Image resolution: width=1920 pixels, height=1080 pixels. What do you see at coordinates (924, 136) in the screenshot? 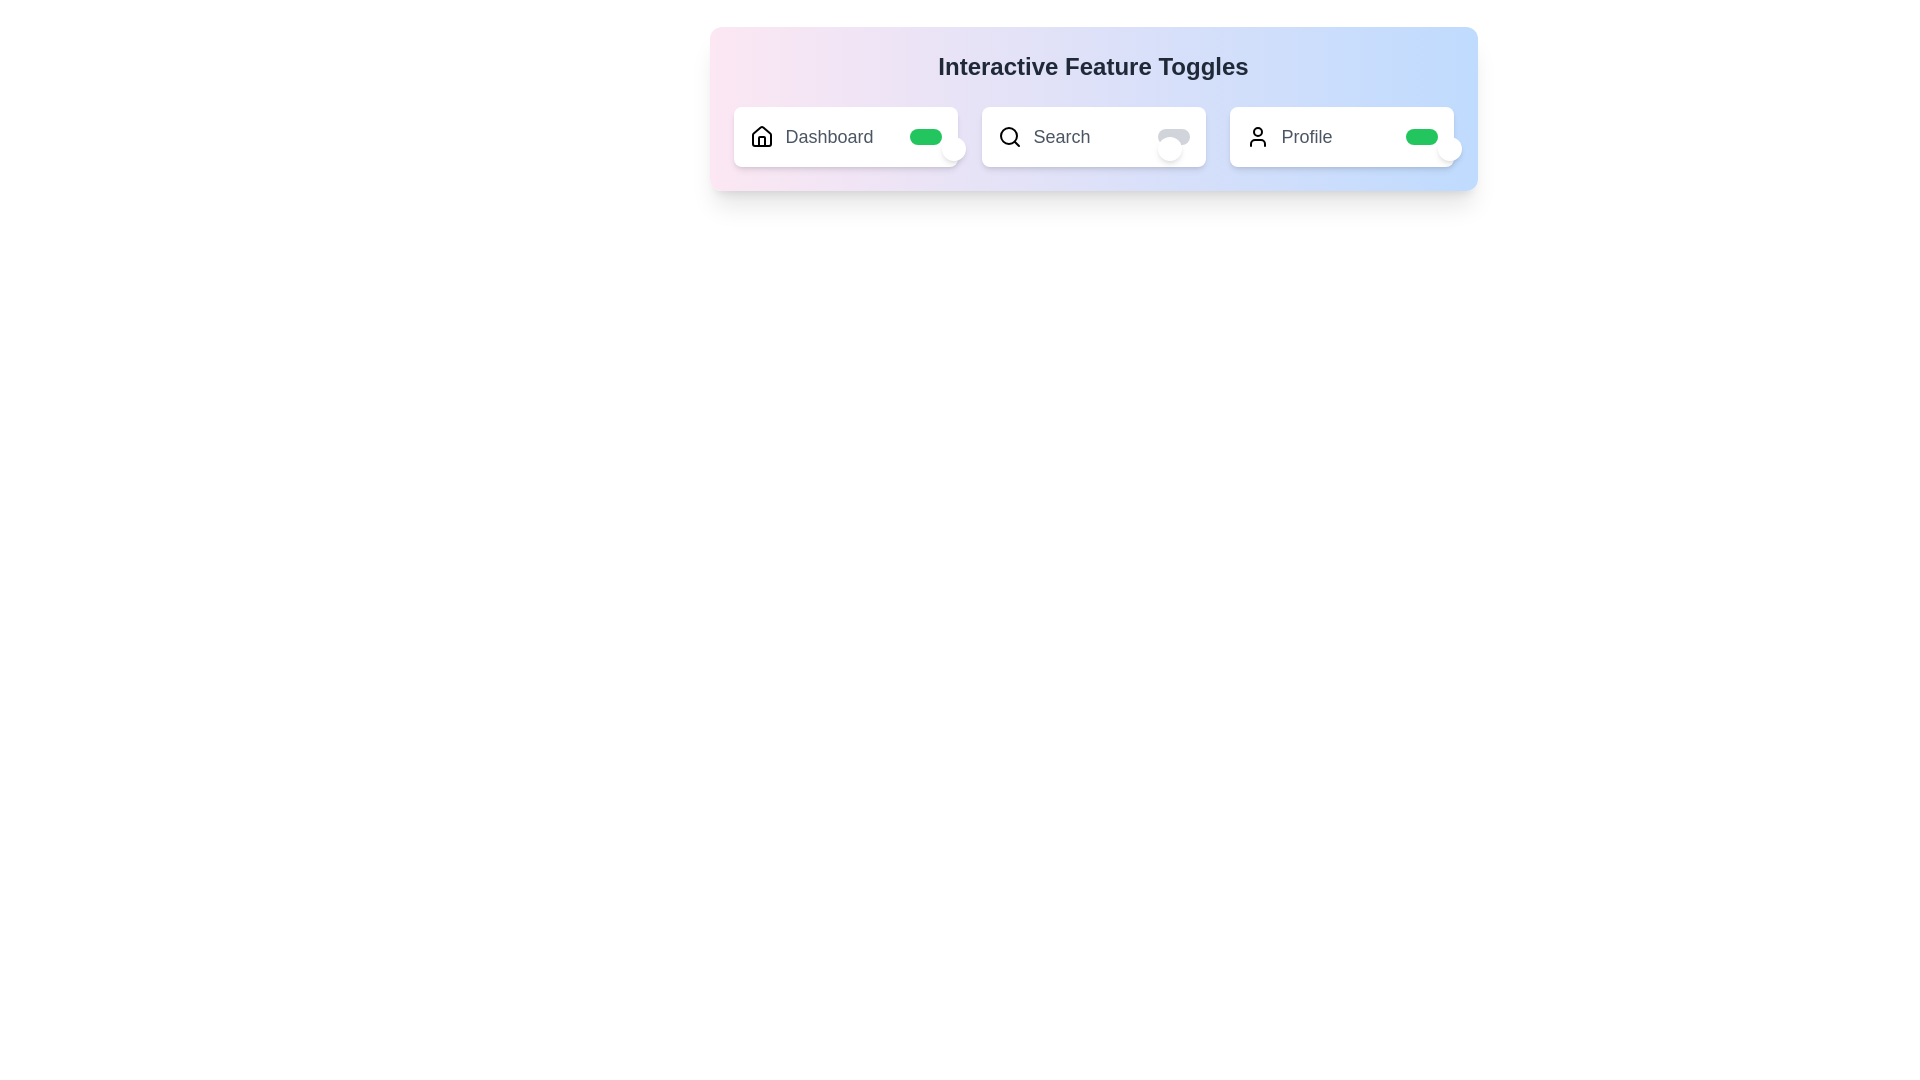
I see `the toggle switch for the Dashboard to toggle its state` at bounding box center [924, 136].